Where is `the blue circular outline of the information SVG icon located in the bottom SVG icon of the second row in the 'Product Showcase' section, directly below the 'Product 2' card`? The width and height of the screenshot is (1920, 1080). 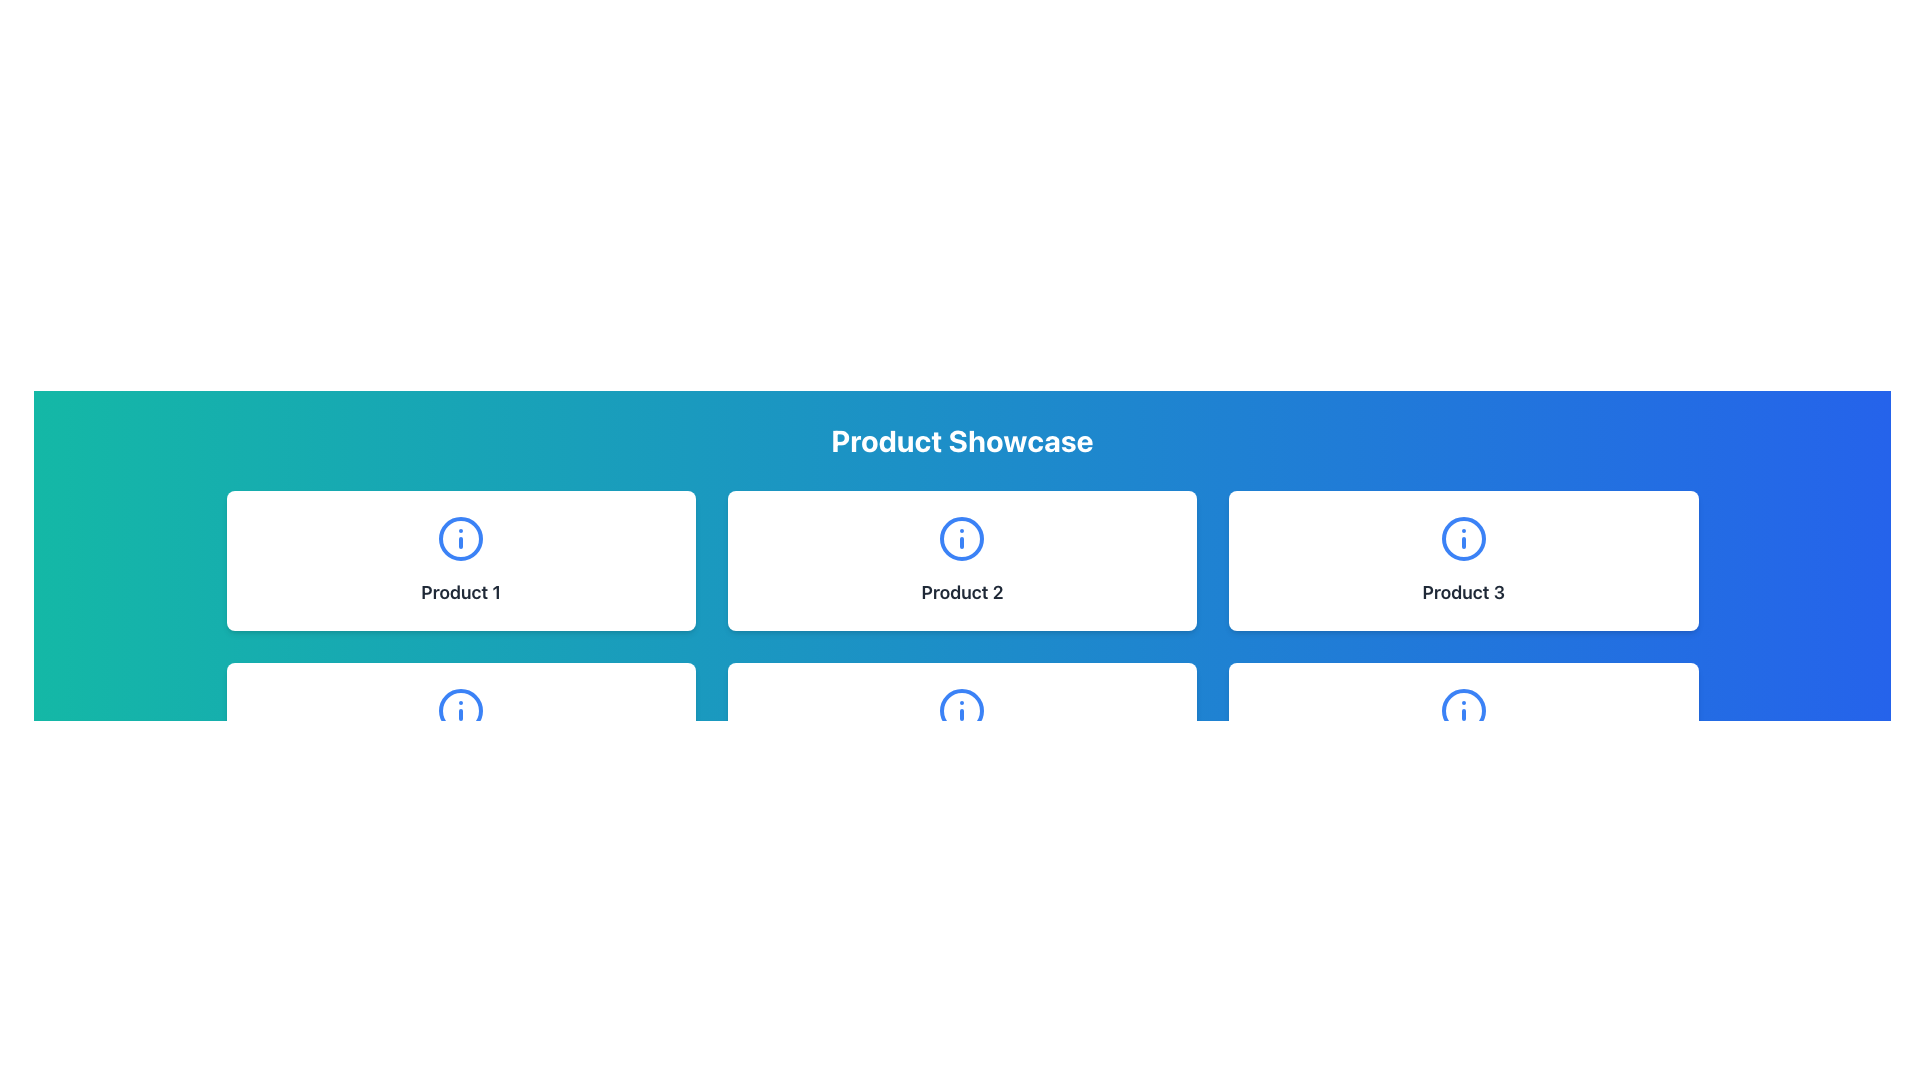 the blue circular outline of the information SVG icon located in the bottom SVG icon of the second row in the 'Product Showcase' section, directly below the 'Product 2' card is located at coordinates (962, 709).